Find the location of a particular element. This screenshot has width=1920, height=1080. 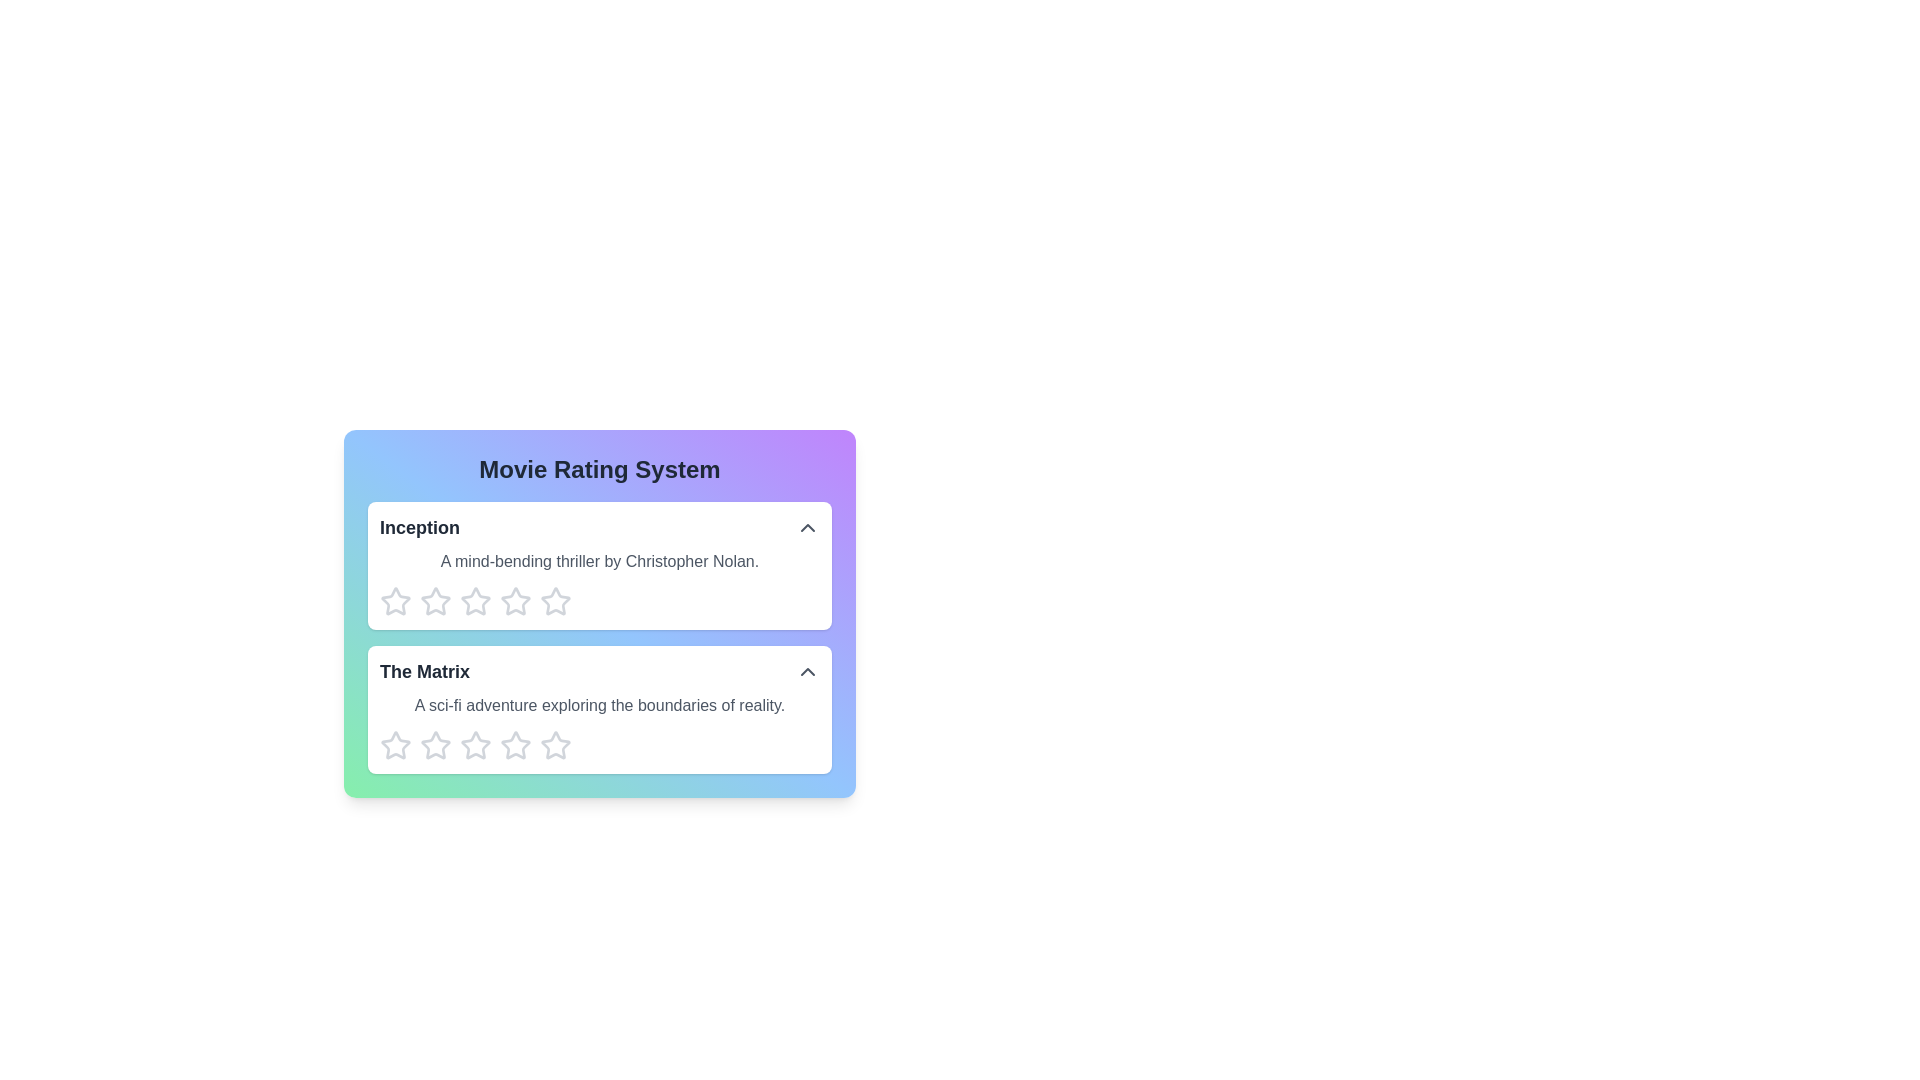

the second star icon used for rating the movie 'The Matrix' is located at coordinates (474, 745).